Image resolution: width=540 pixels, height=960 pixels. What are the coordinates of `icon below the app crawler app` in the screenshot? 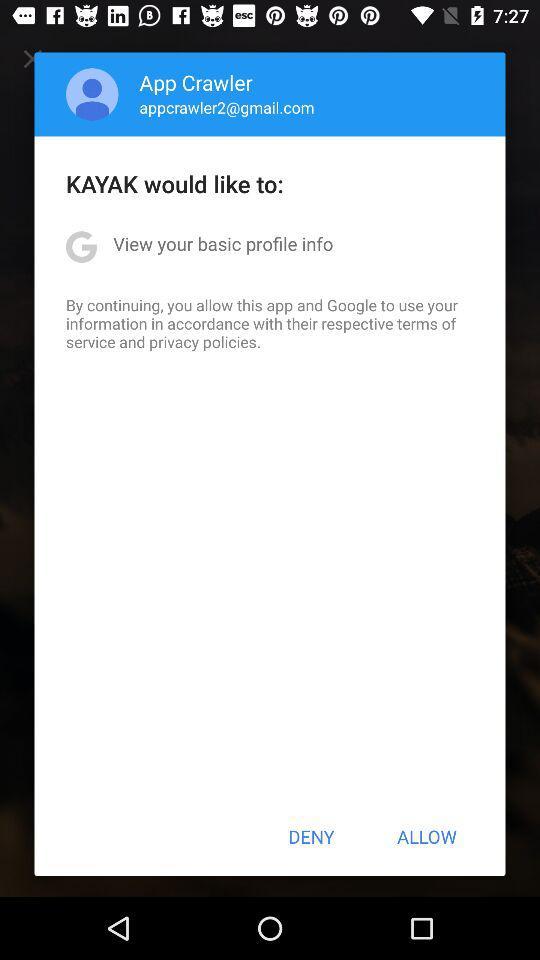 It's located at (226, 107).